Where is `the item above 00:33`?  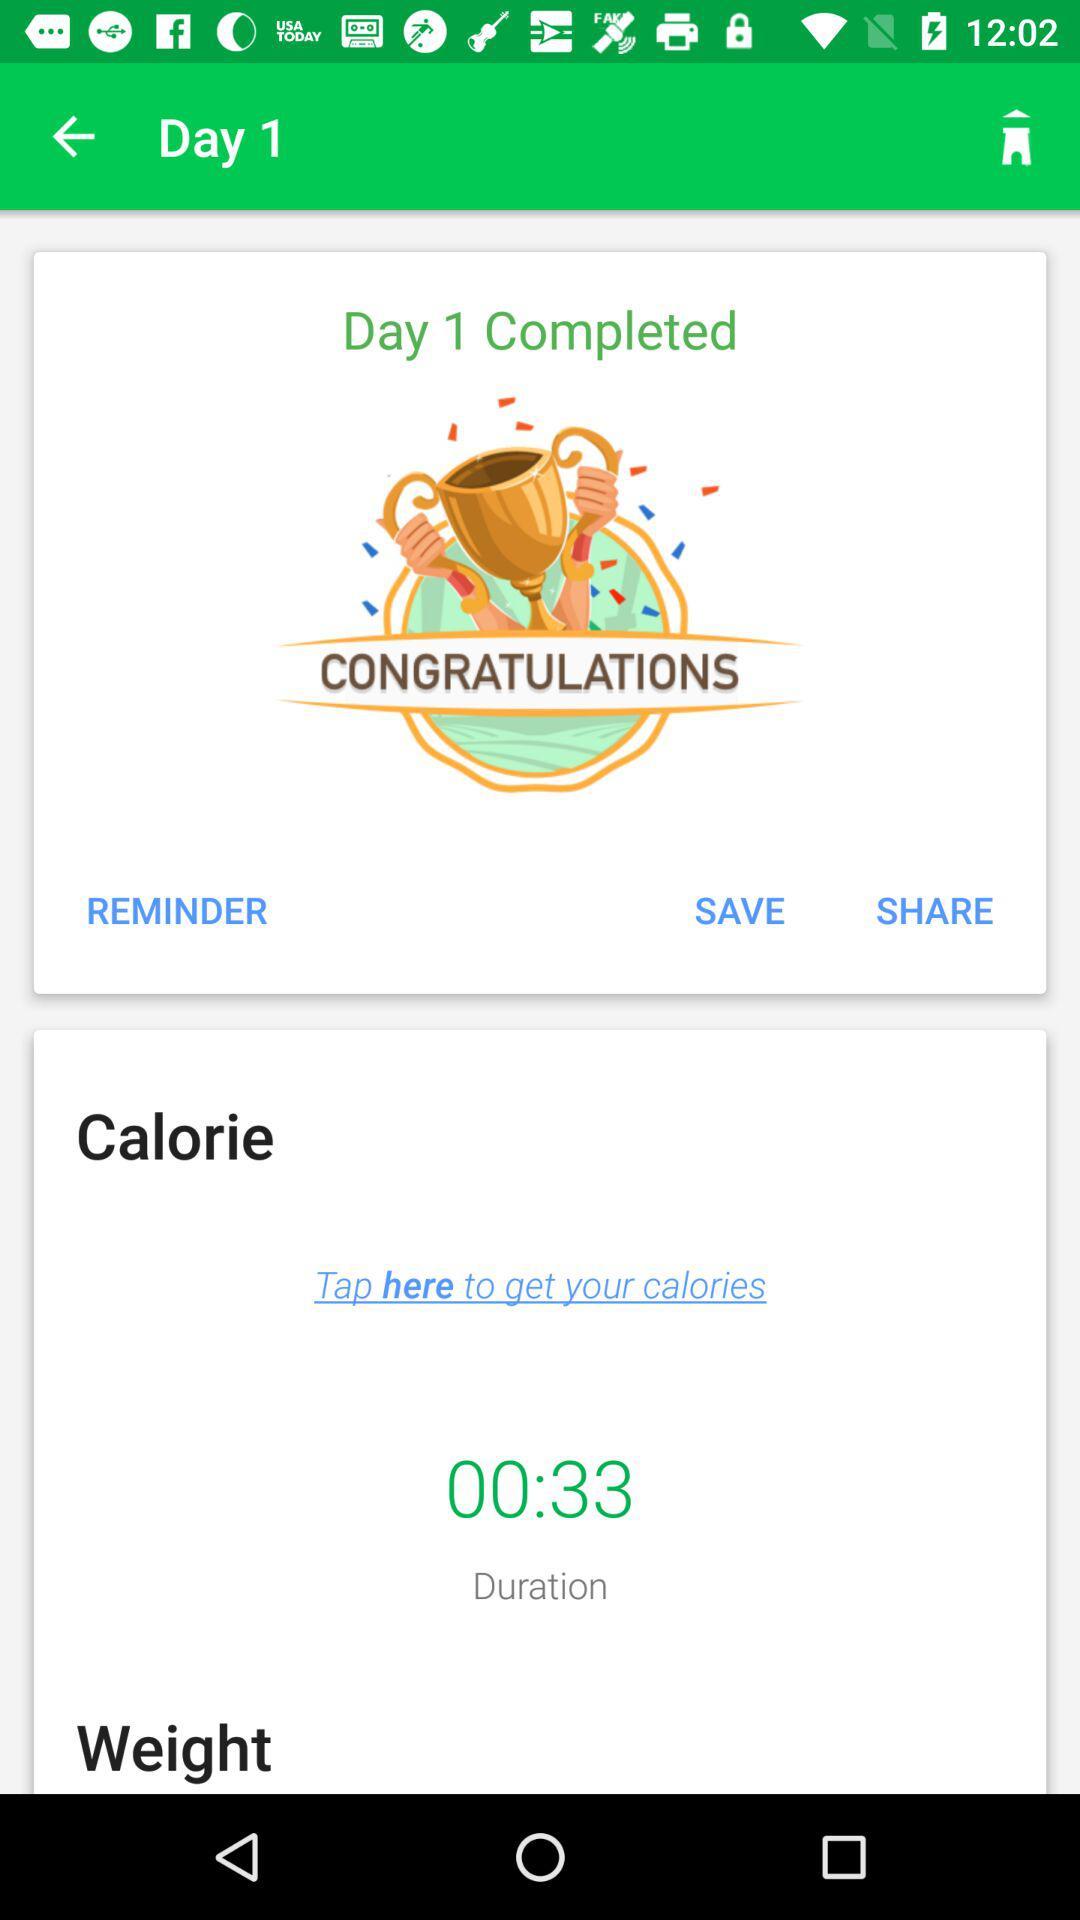
the item above 00:33 is located at coordinates (540, 1284).